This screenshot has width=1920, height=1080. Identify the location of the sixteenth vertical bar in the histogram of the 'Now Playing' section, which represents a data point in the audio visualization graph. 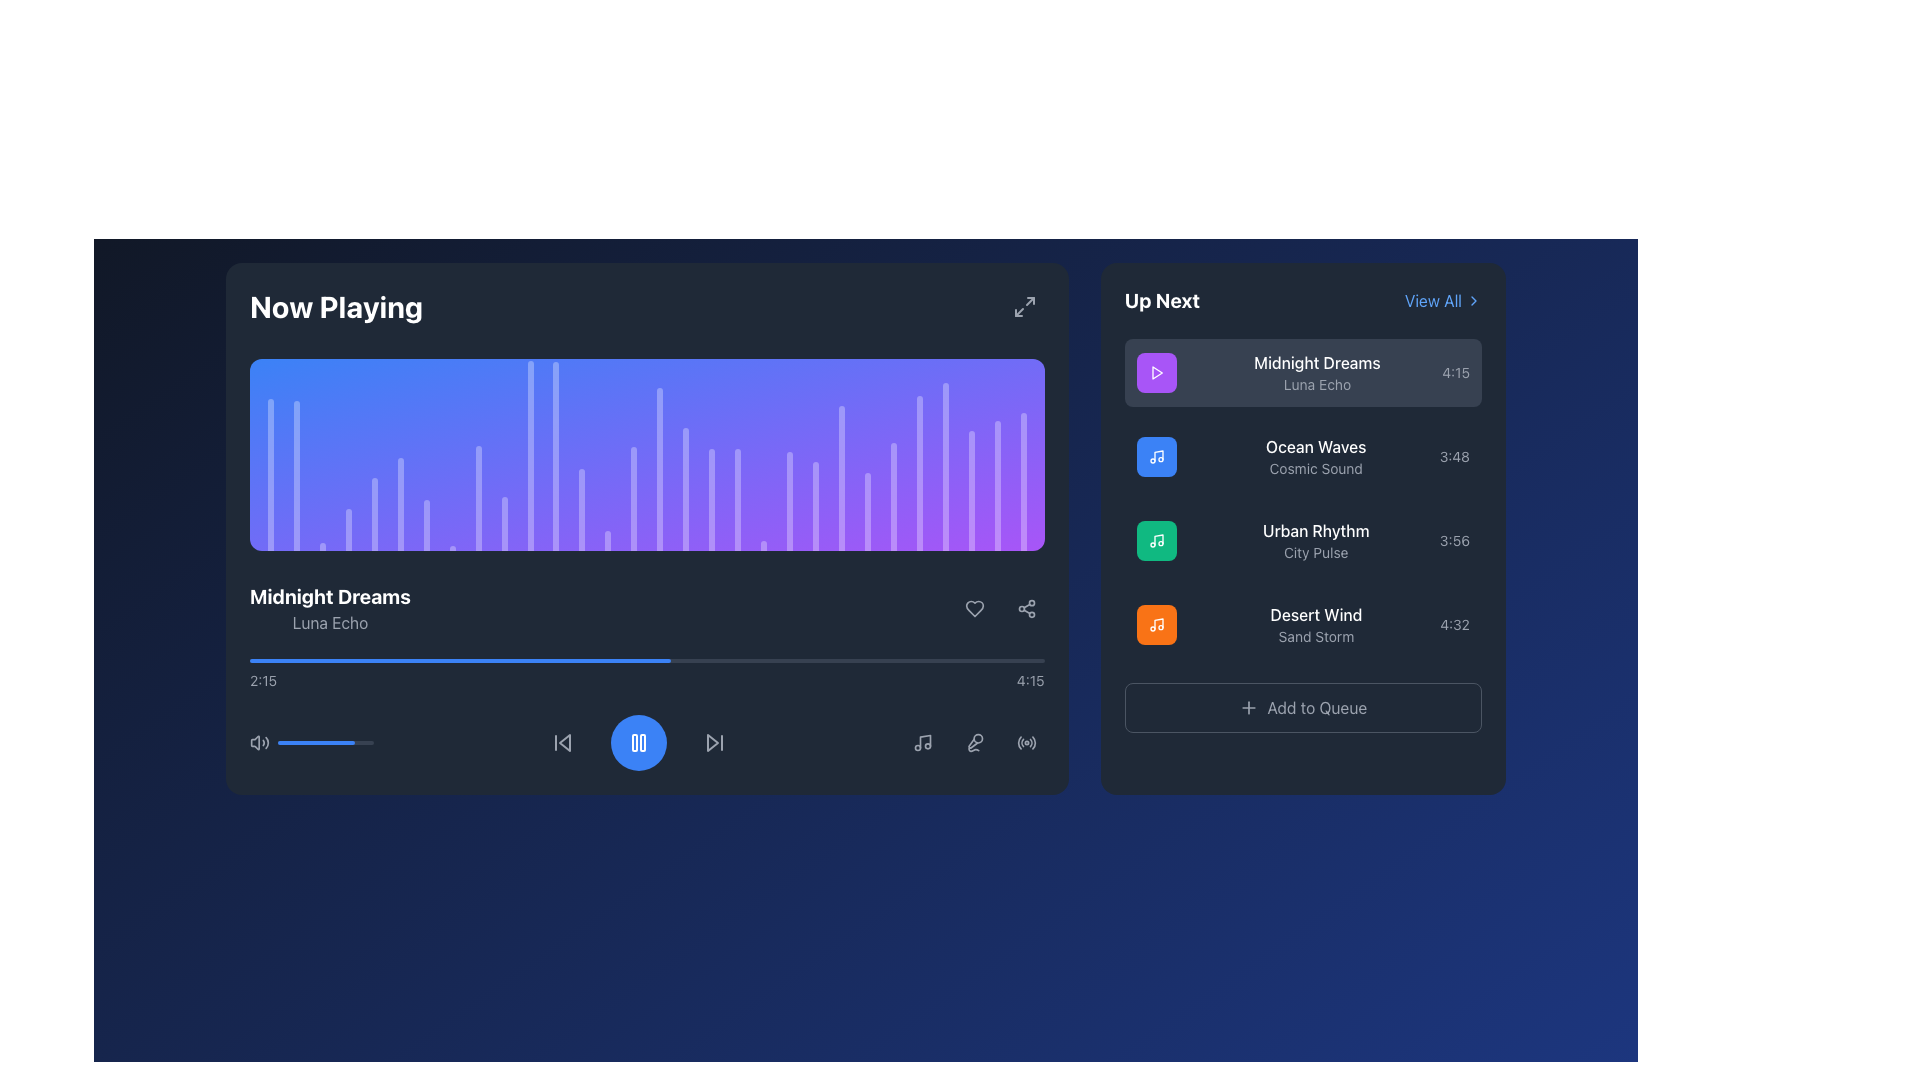
(633, 497).